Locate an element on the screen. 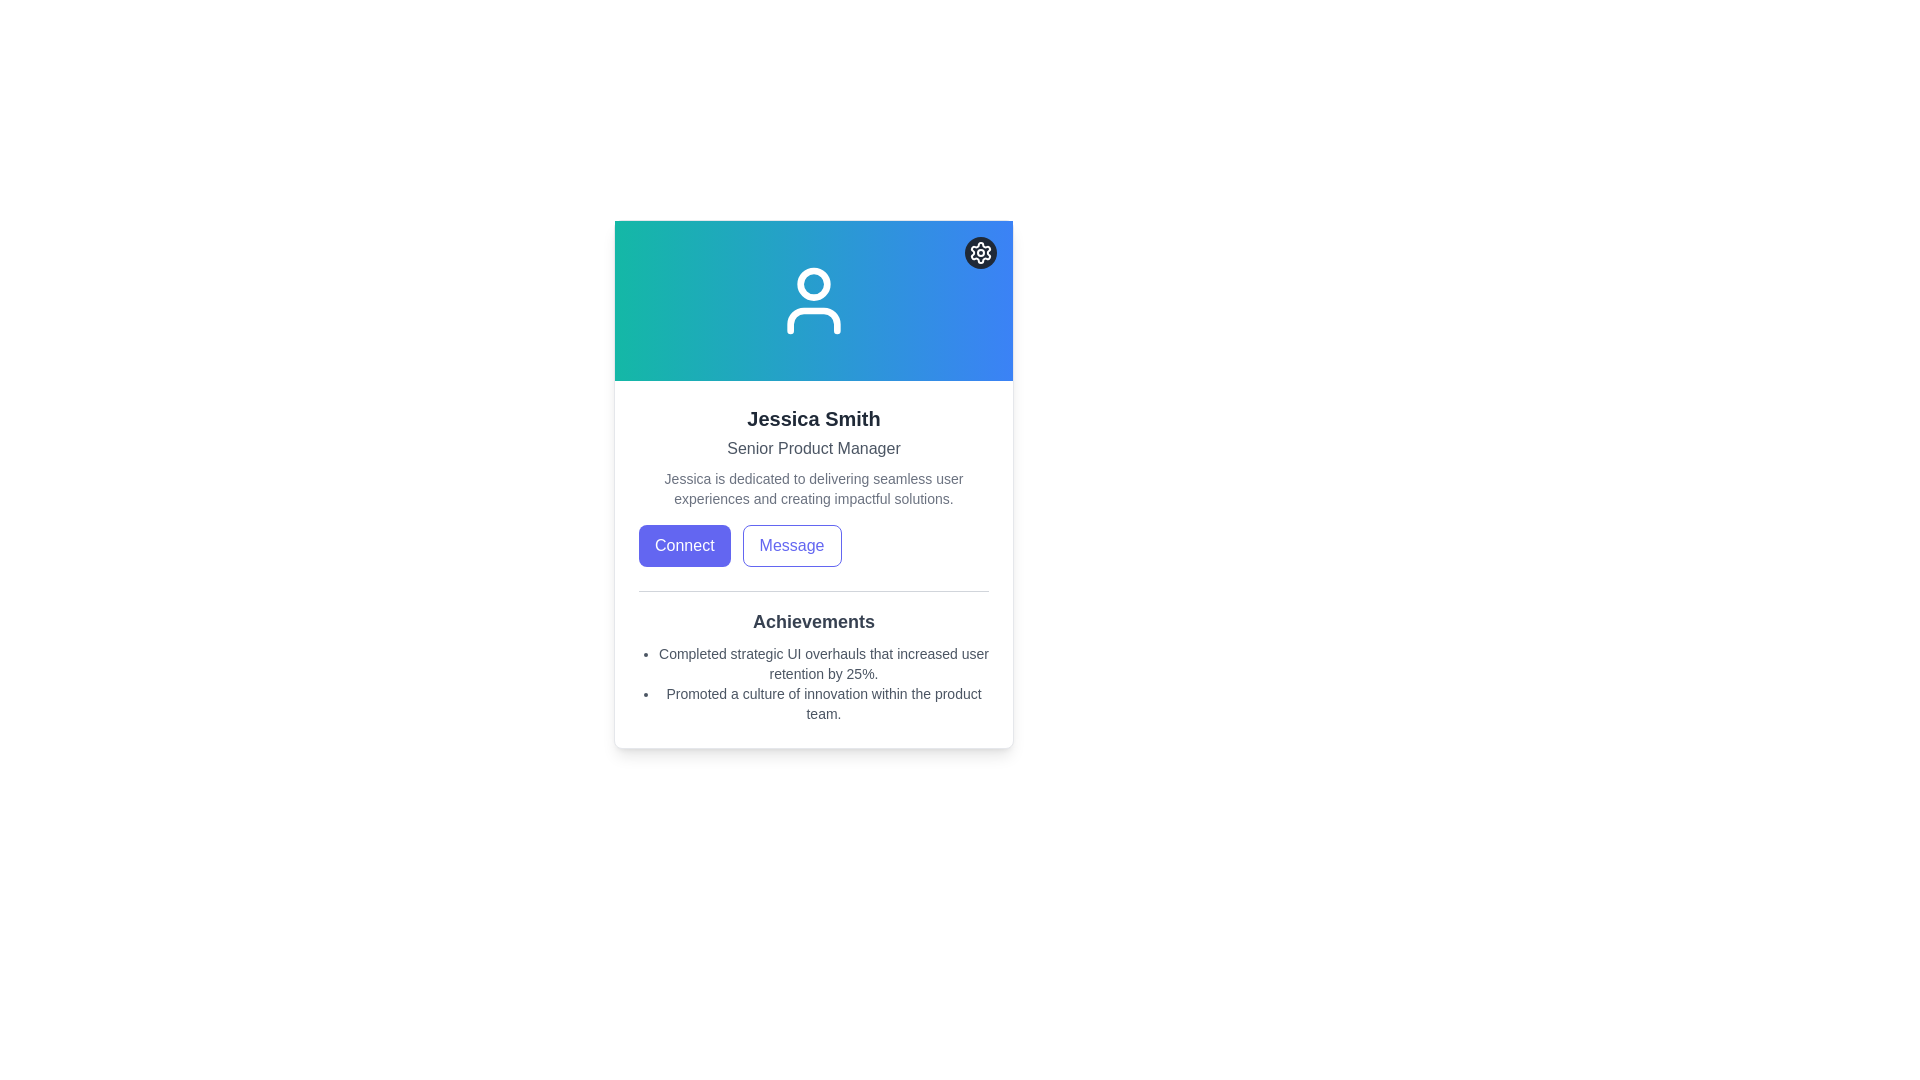 This screenshot has height=1080, width=1920. the messaging button located to the right of the 'Connect' button to observe hover effects is located at coordinates (791, 546).